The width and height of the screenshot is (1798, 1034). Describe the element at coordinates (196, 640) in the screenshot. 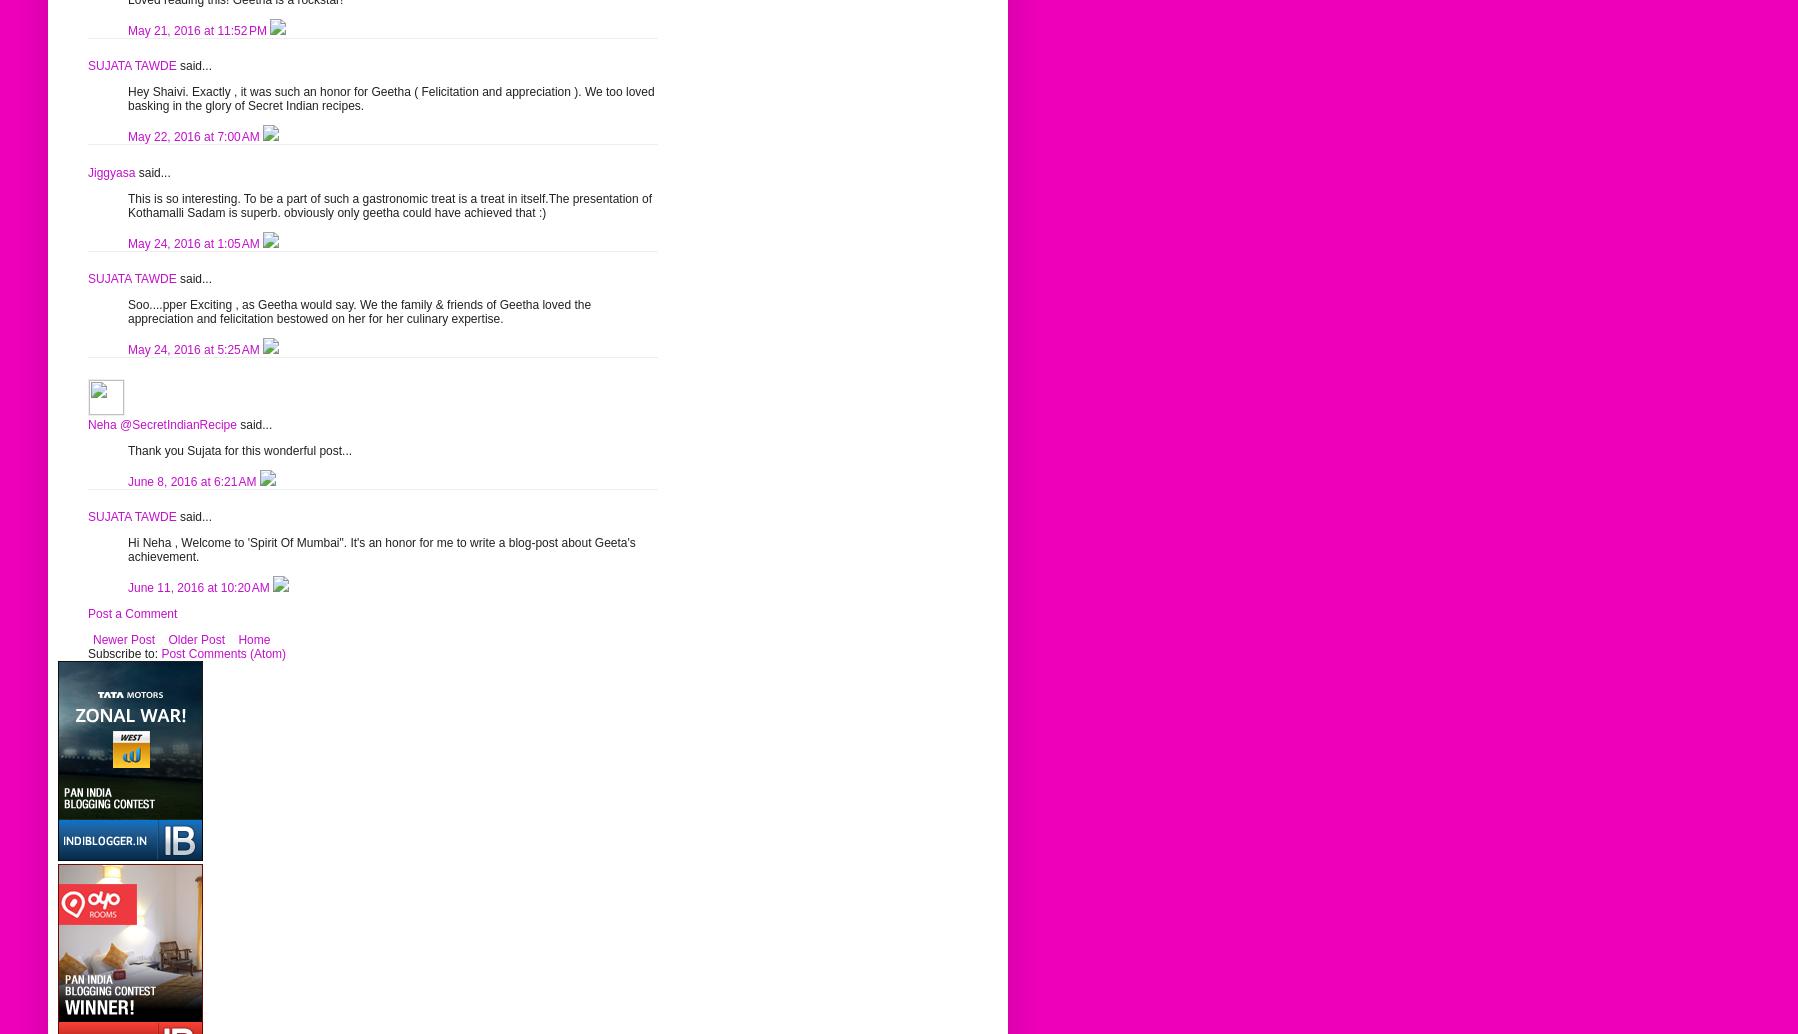

I see `'Older Post'` at that location.